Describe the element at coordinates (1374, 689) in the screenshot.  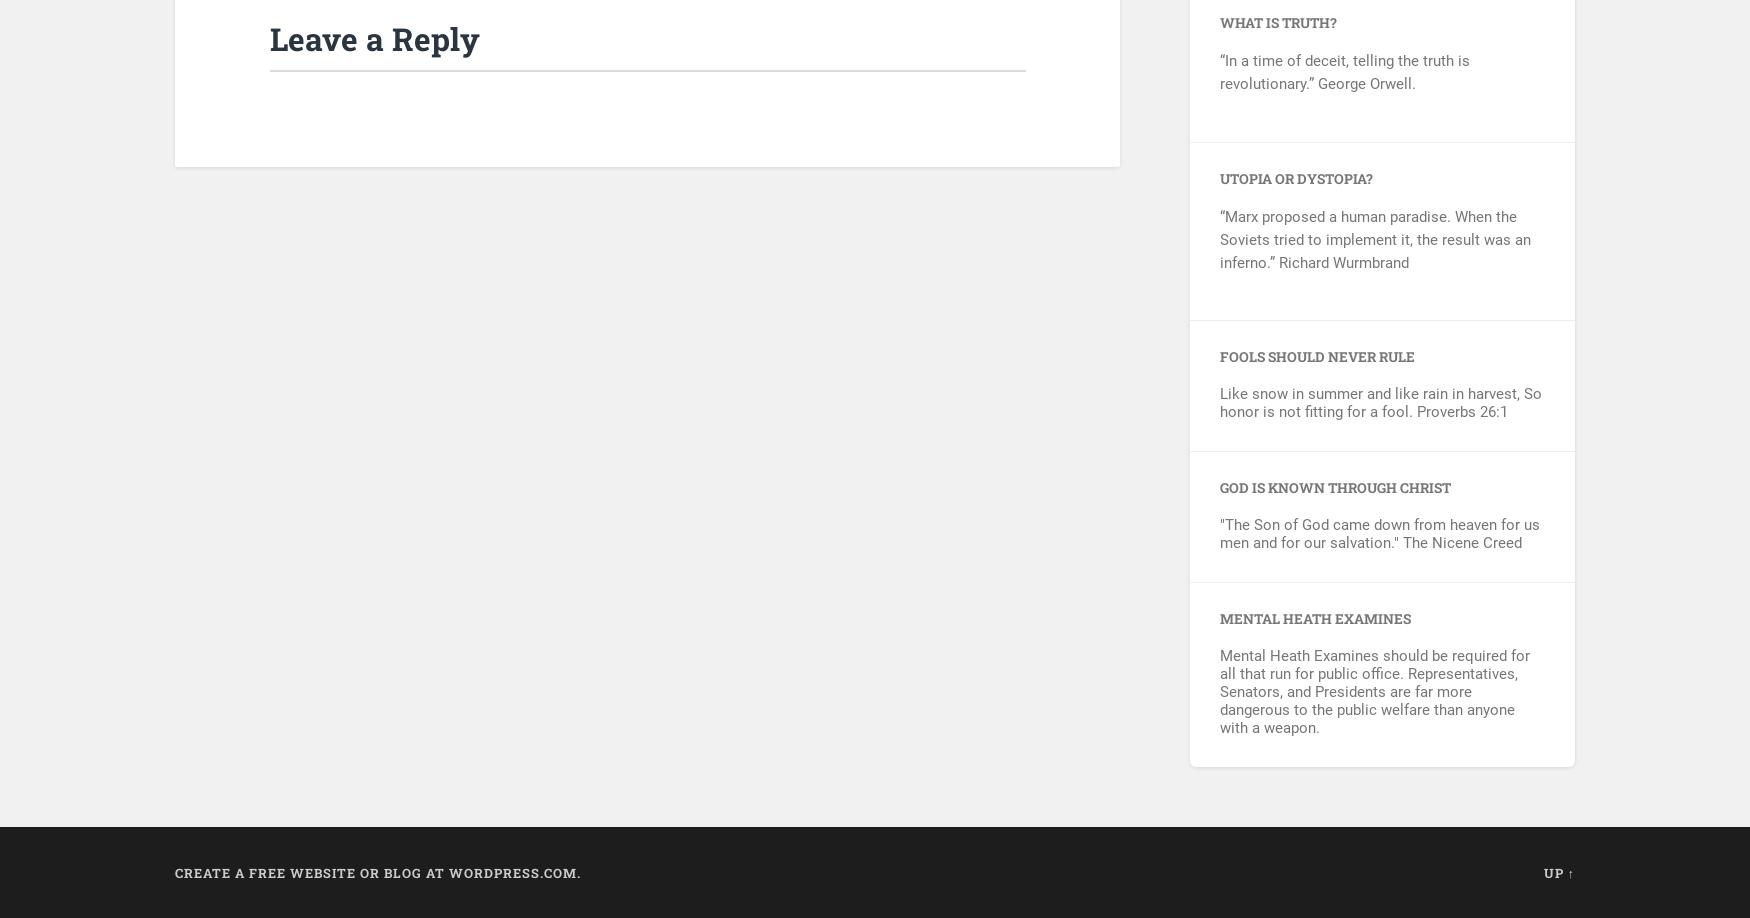
I see `'Mental Heath Examines should be required for all that run for public office. Representatives, Senators, and Presidents are far more dangerous to the public welfare than anyone with a weapon.'` at that location.